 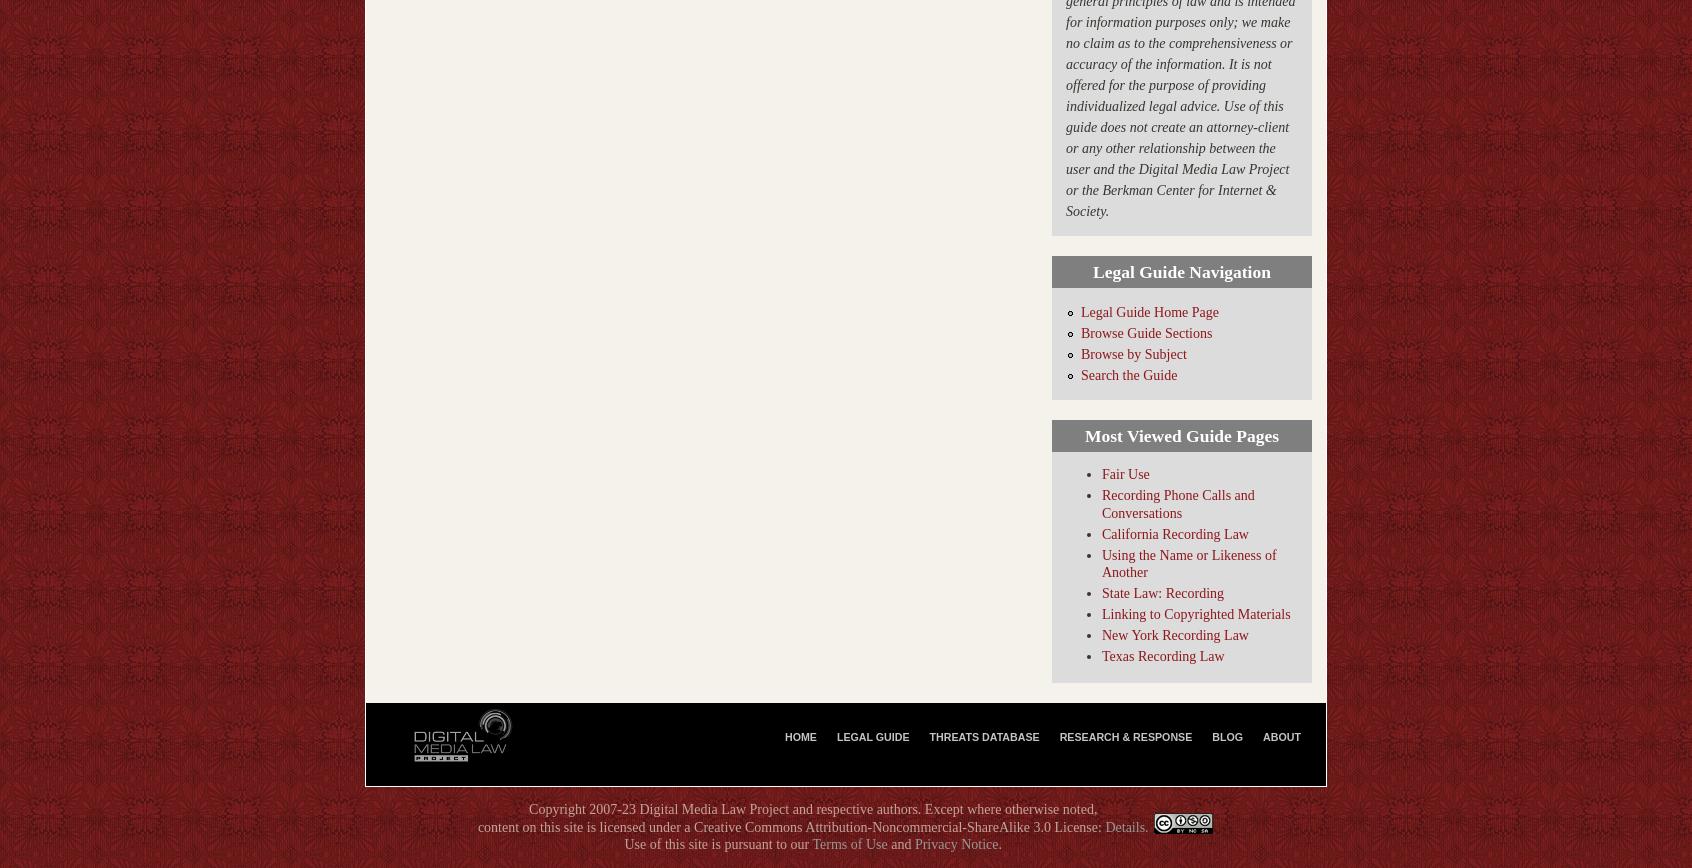 I want to click on 'Browse Guide Sections', so click(x=1145, y=332).